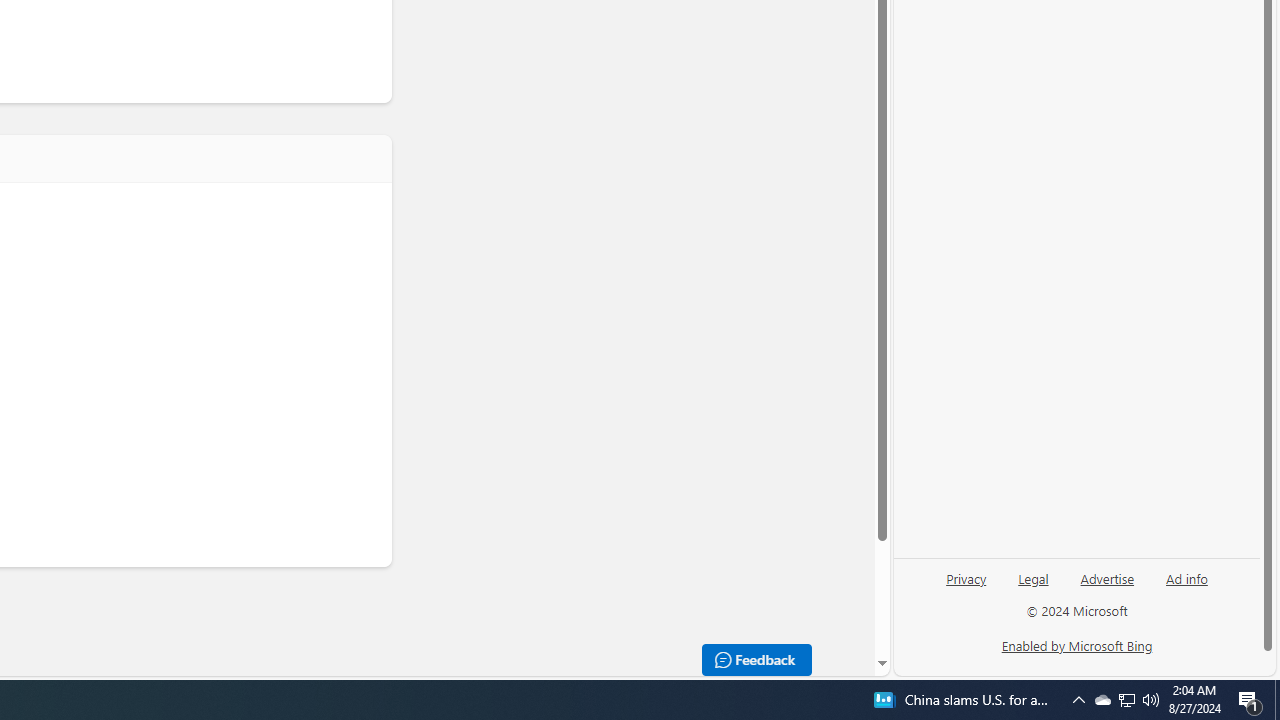 The height and width of the screenshot is (720, 1280). What do you see at coordinates (1187, 577) in the screenshot?
I see `'Ad info'` at bounding box center [1187, 577].